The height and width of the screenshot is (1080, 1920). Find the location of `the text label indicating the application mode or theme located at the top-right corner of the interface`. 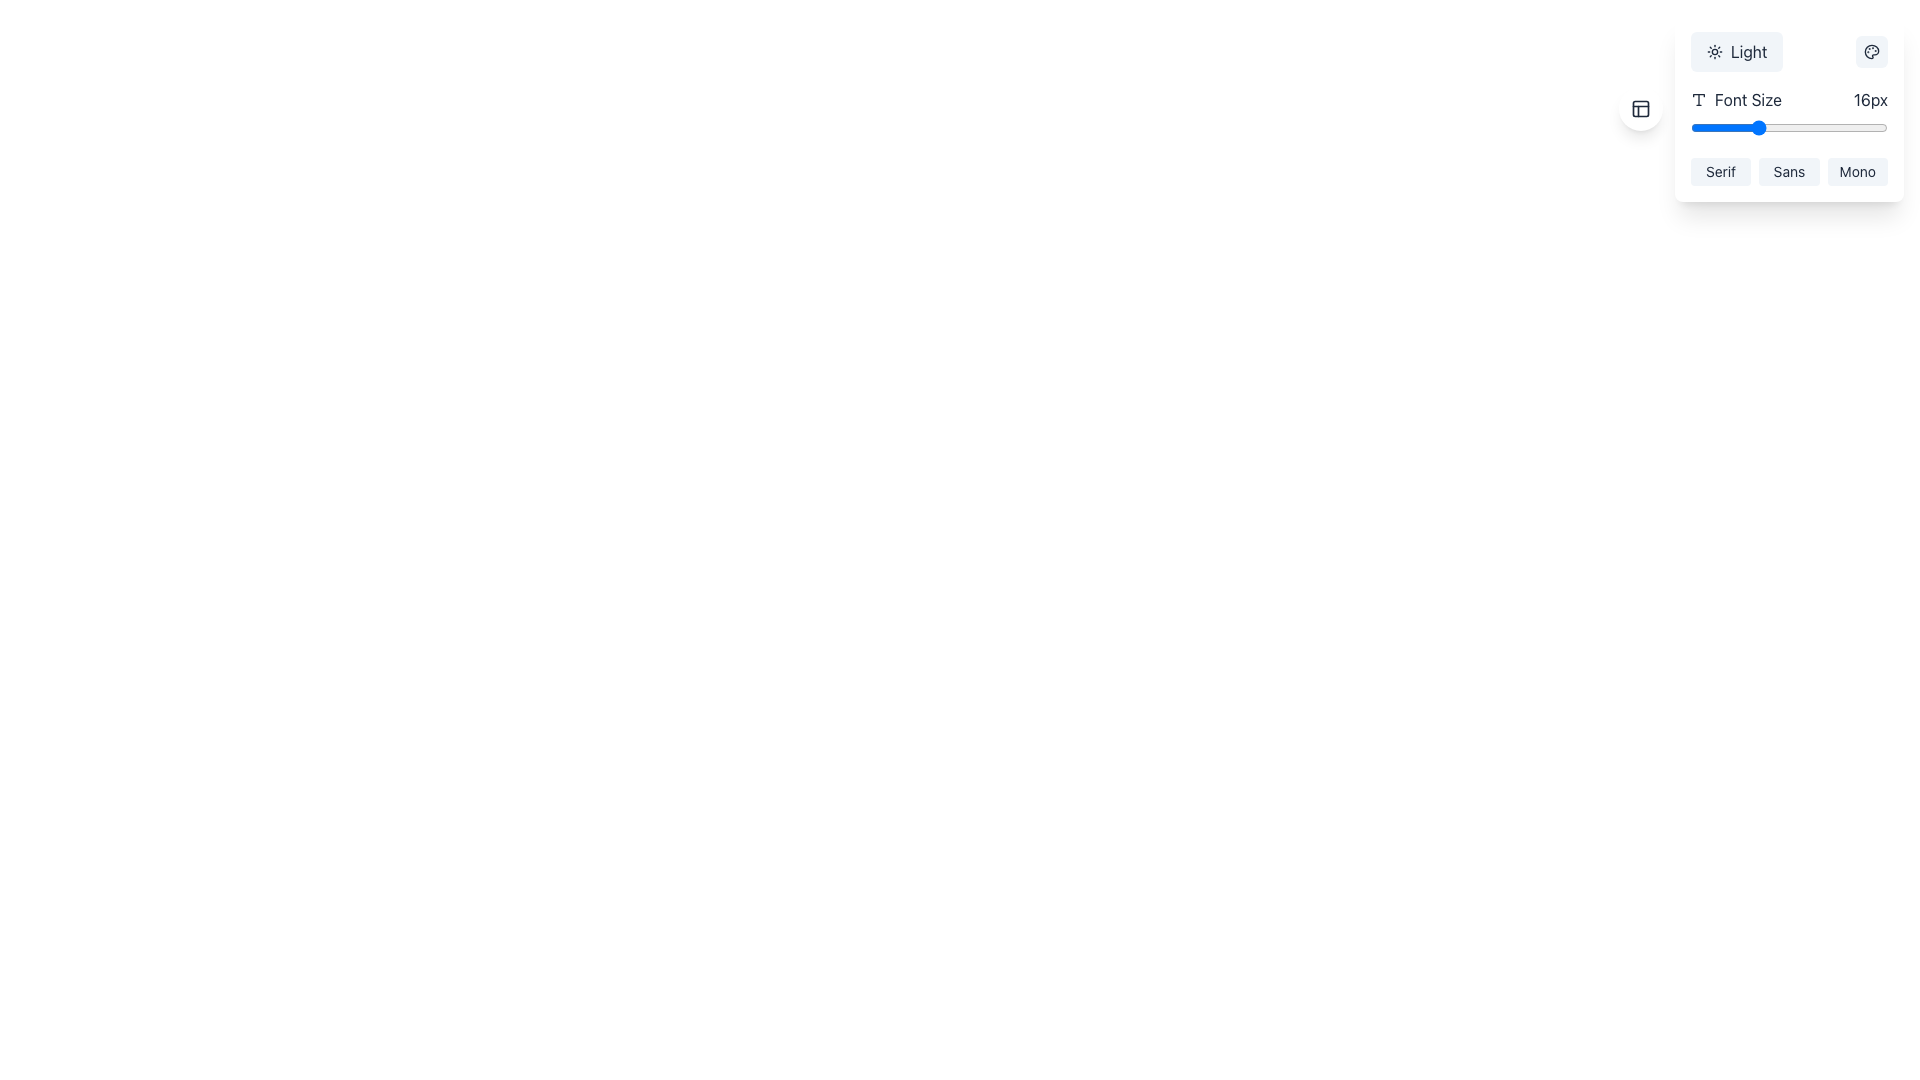

the text label indicating the application mode or theme located at the top-right corner of the interface is located at coordinates (1748, 50).